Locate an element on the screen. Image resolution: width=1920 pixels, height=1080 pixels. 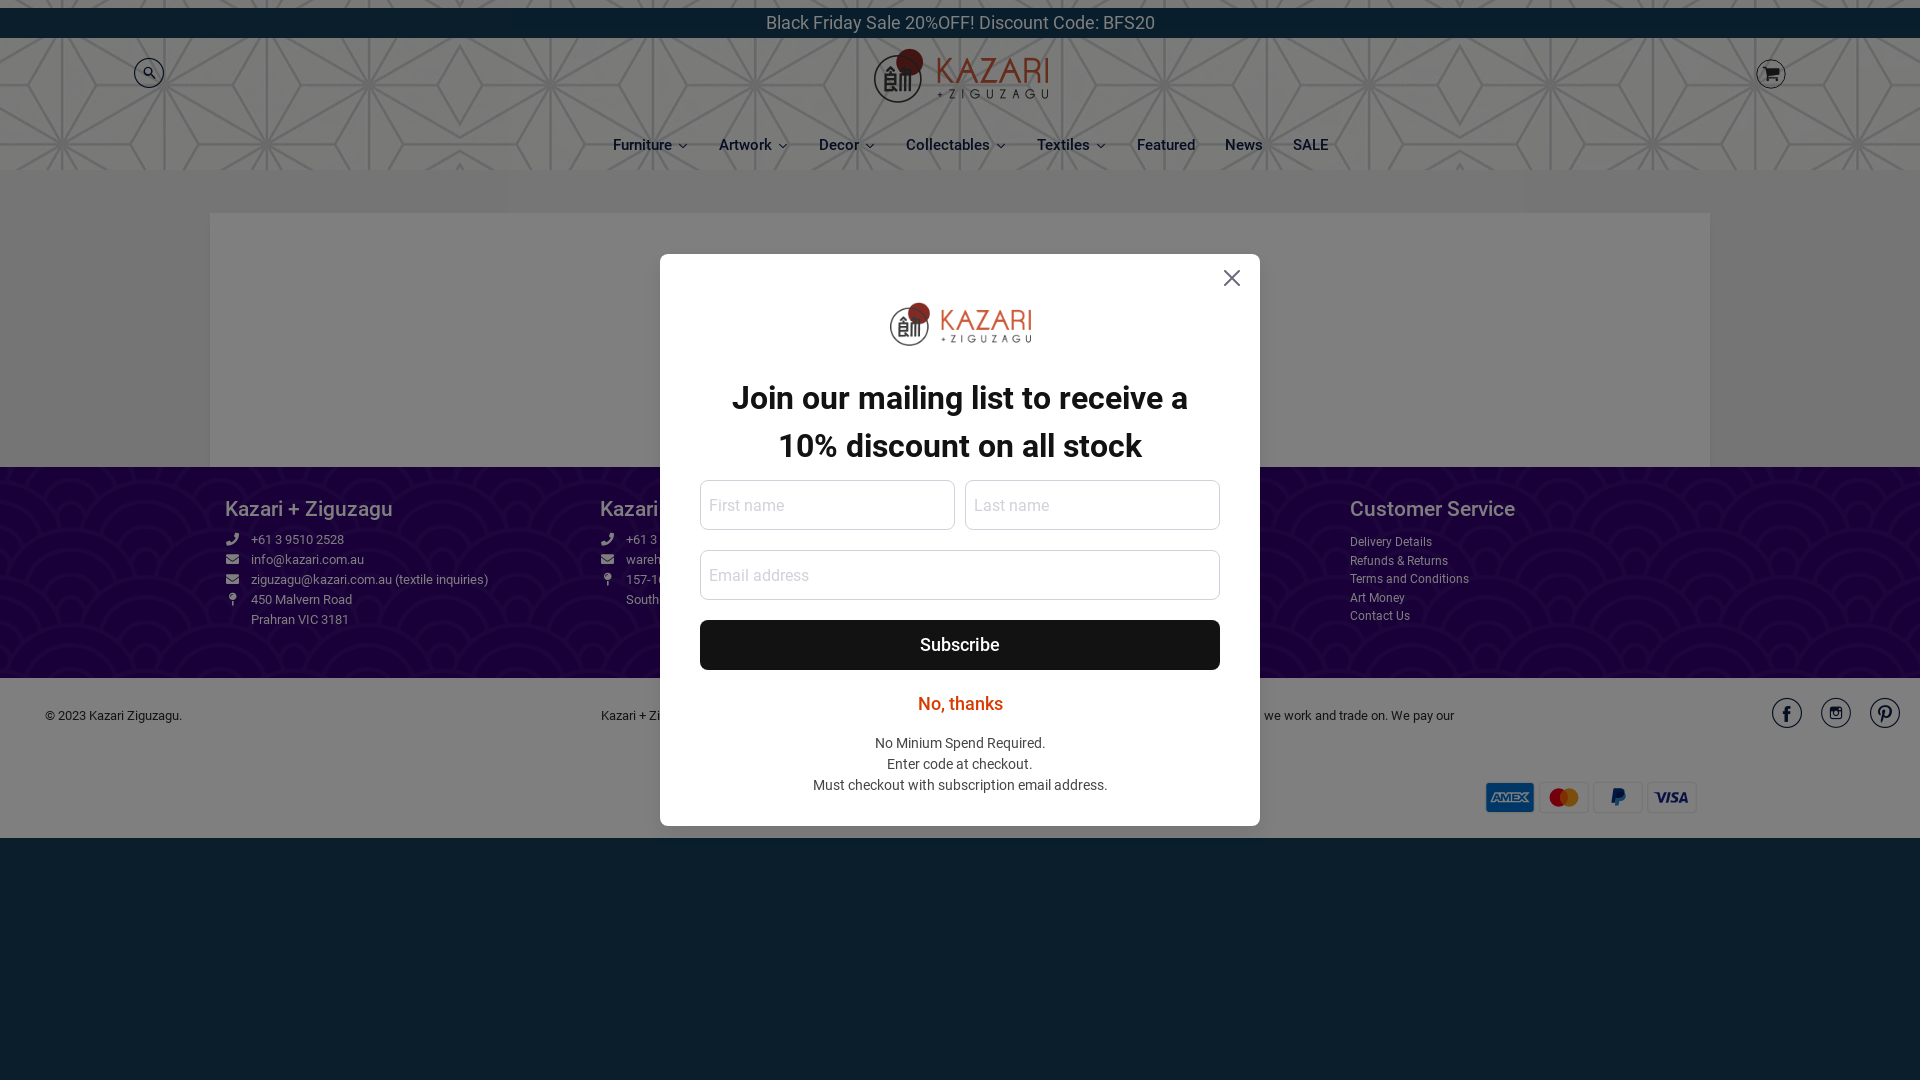
'Artwork' is located at coordinates (752, 144).